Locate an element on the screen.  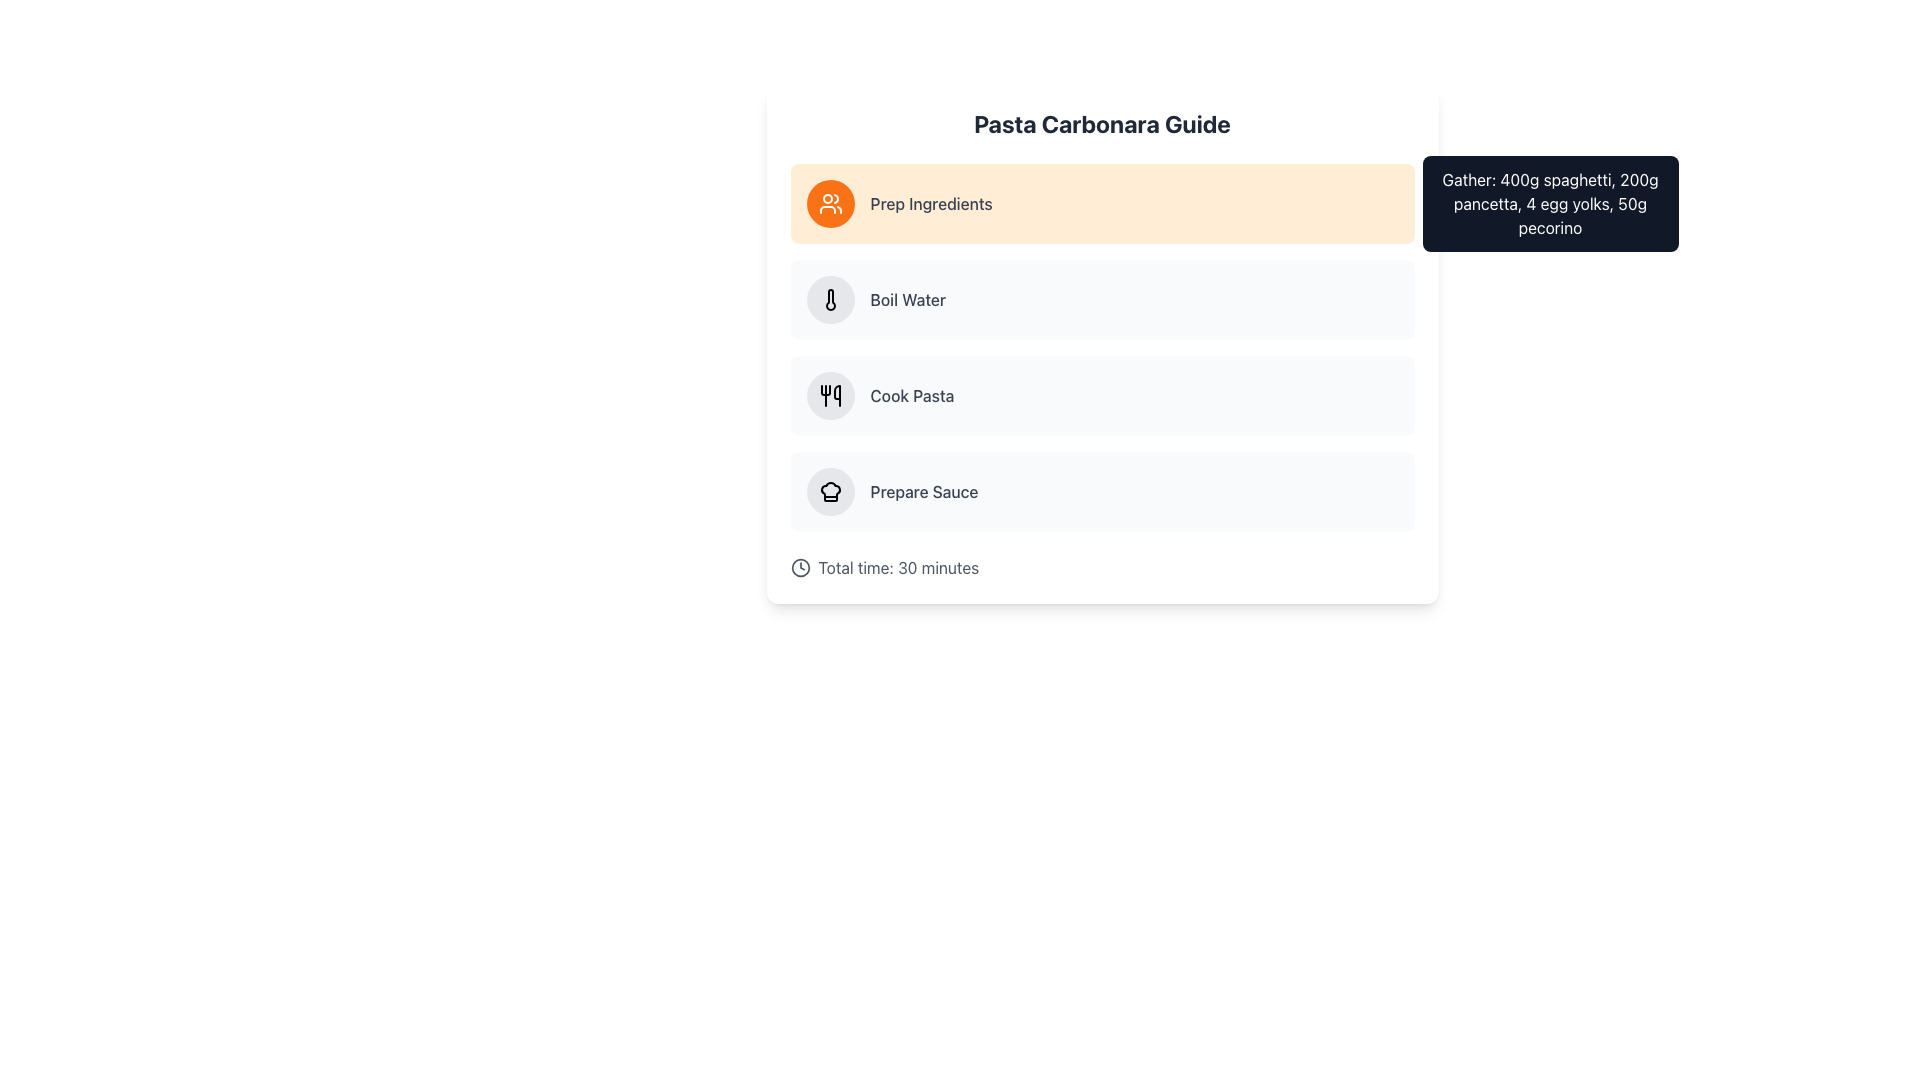
text label displaying 'Boil Water' which is part of the vertical list of steps, located between 'Prep Ingredients' and 'Cook Pasta' is located at coordinates (907, 300).